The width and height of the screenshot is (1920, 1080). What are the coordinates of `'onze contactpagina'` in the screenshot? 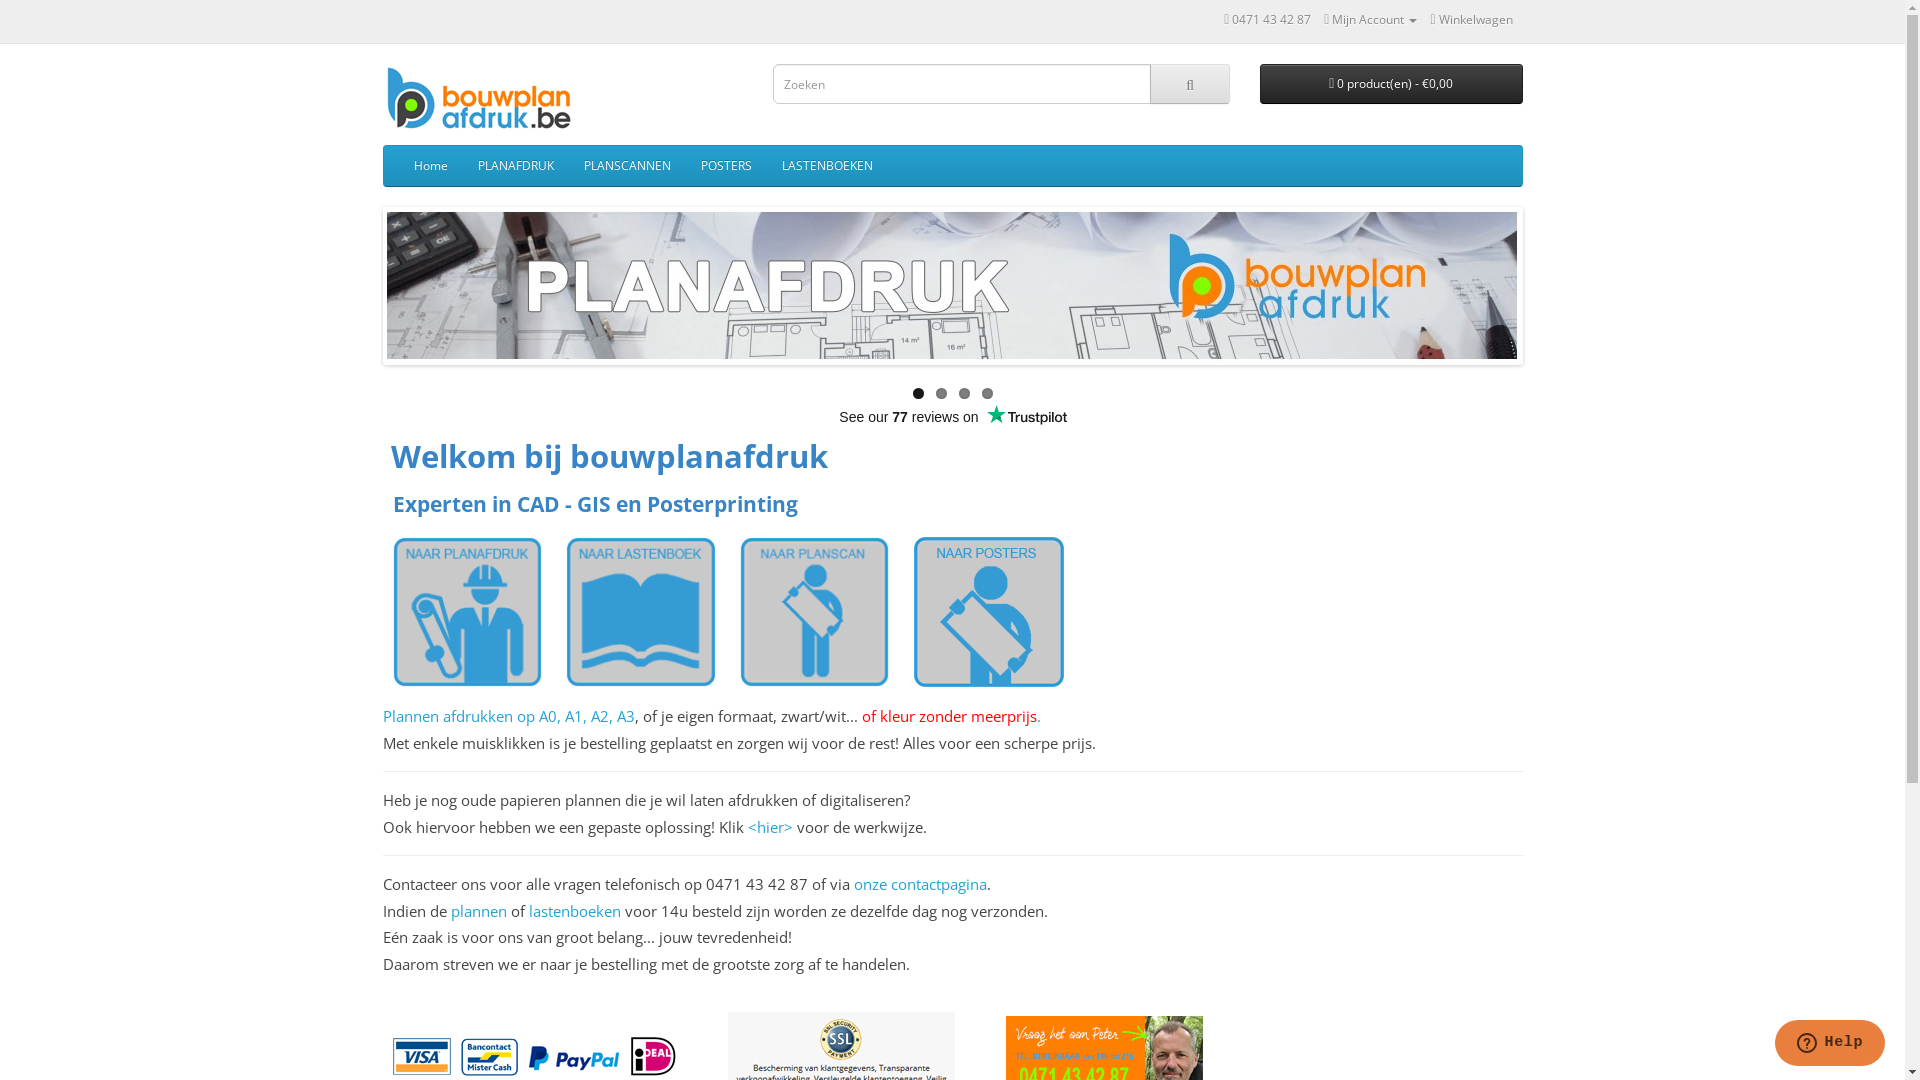 It's located at (919, 882).